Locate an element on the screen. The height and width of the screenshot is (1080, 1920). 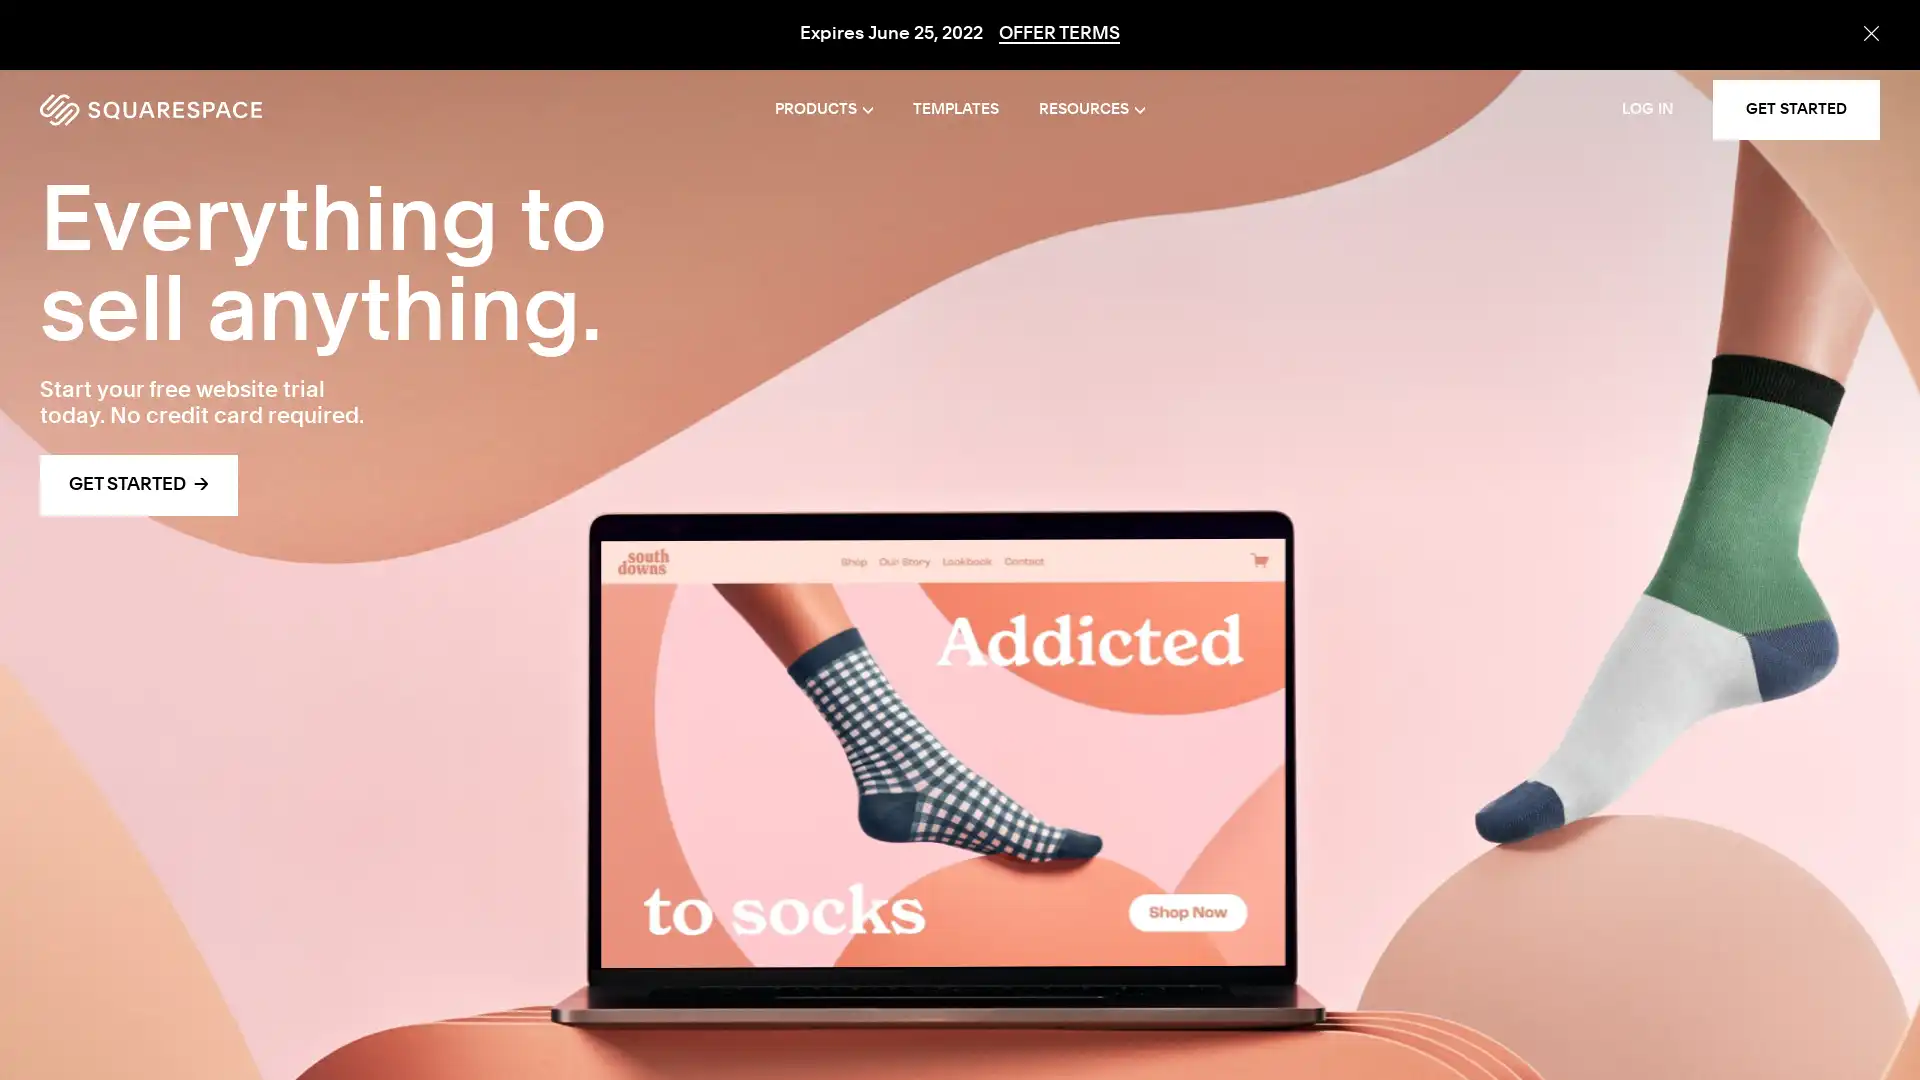
Products dropdown menu is located at coordinates (824, 110).